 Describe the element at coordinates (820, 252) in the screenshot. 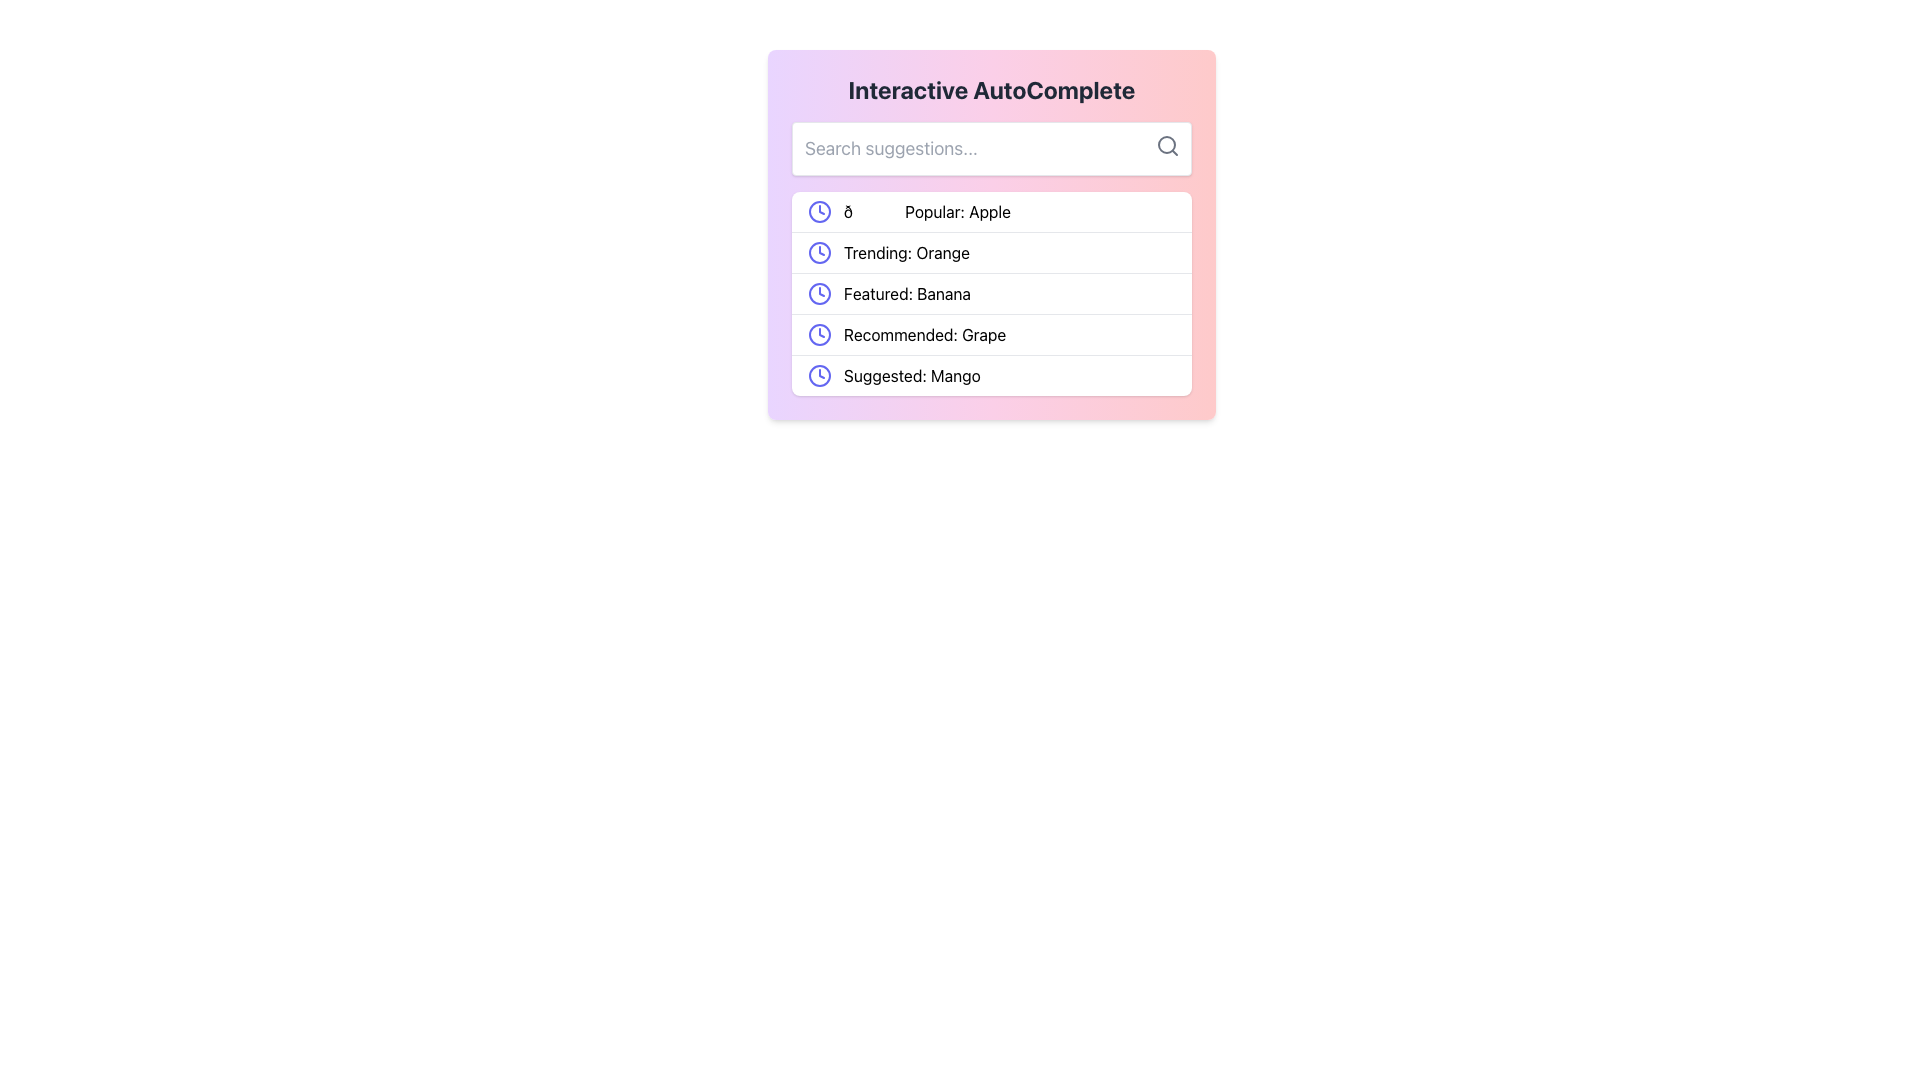

I see `the clock icon styled with a circular outline and clock hands, located in the suggestion list under 'Trending: Orange'` at that location.